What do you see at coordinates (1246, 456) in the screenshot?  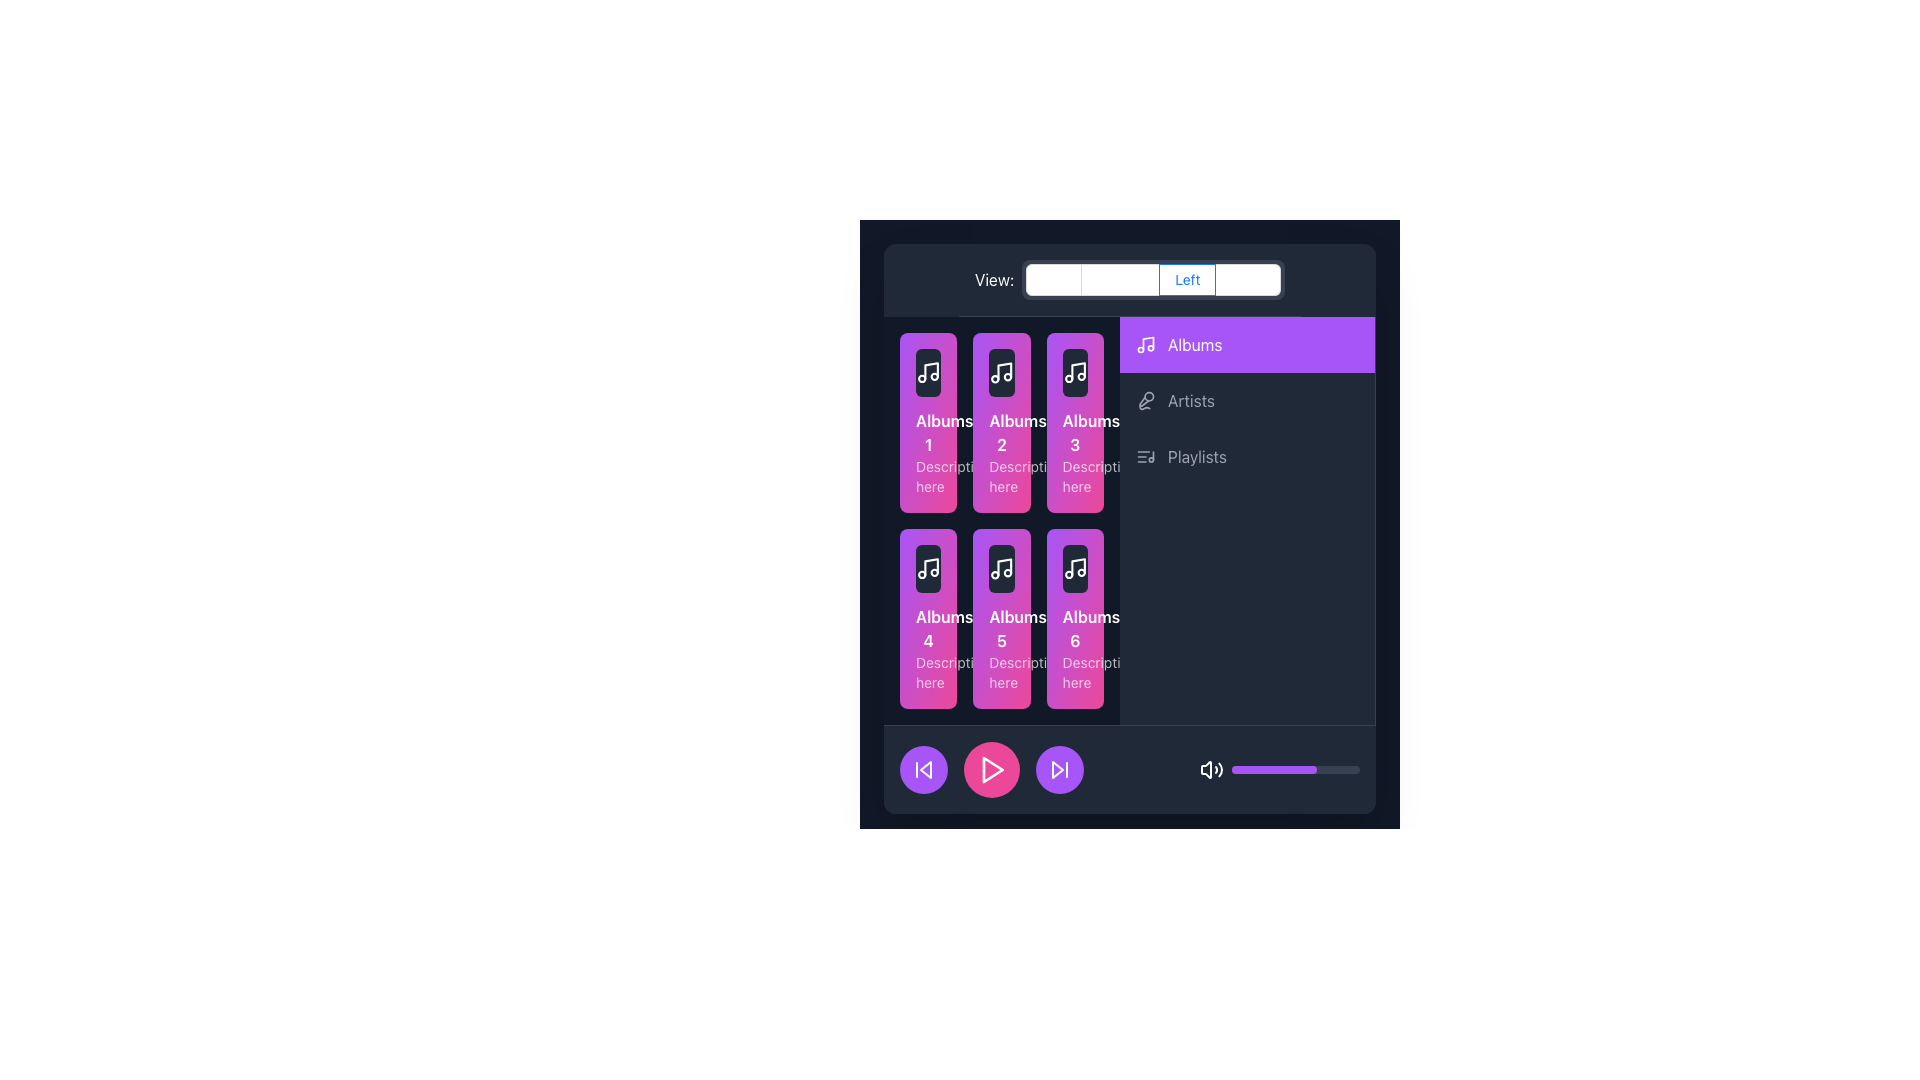 I see `the 'Playlists' option in the navigation menu` at bounding box center [1246, 456].